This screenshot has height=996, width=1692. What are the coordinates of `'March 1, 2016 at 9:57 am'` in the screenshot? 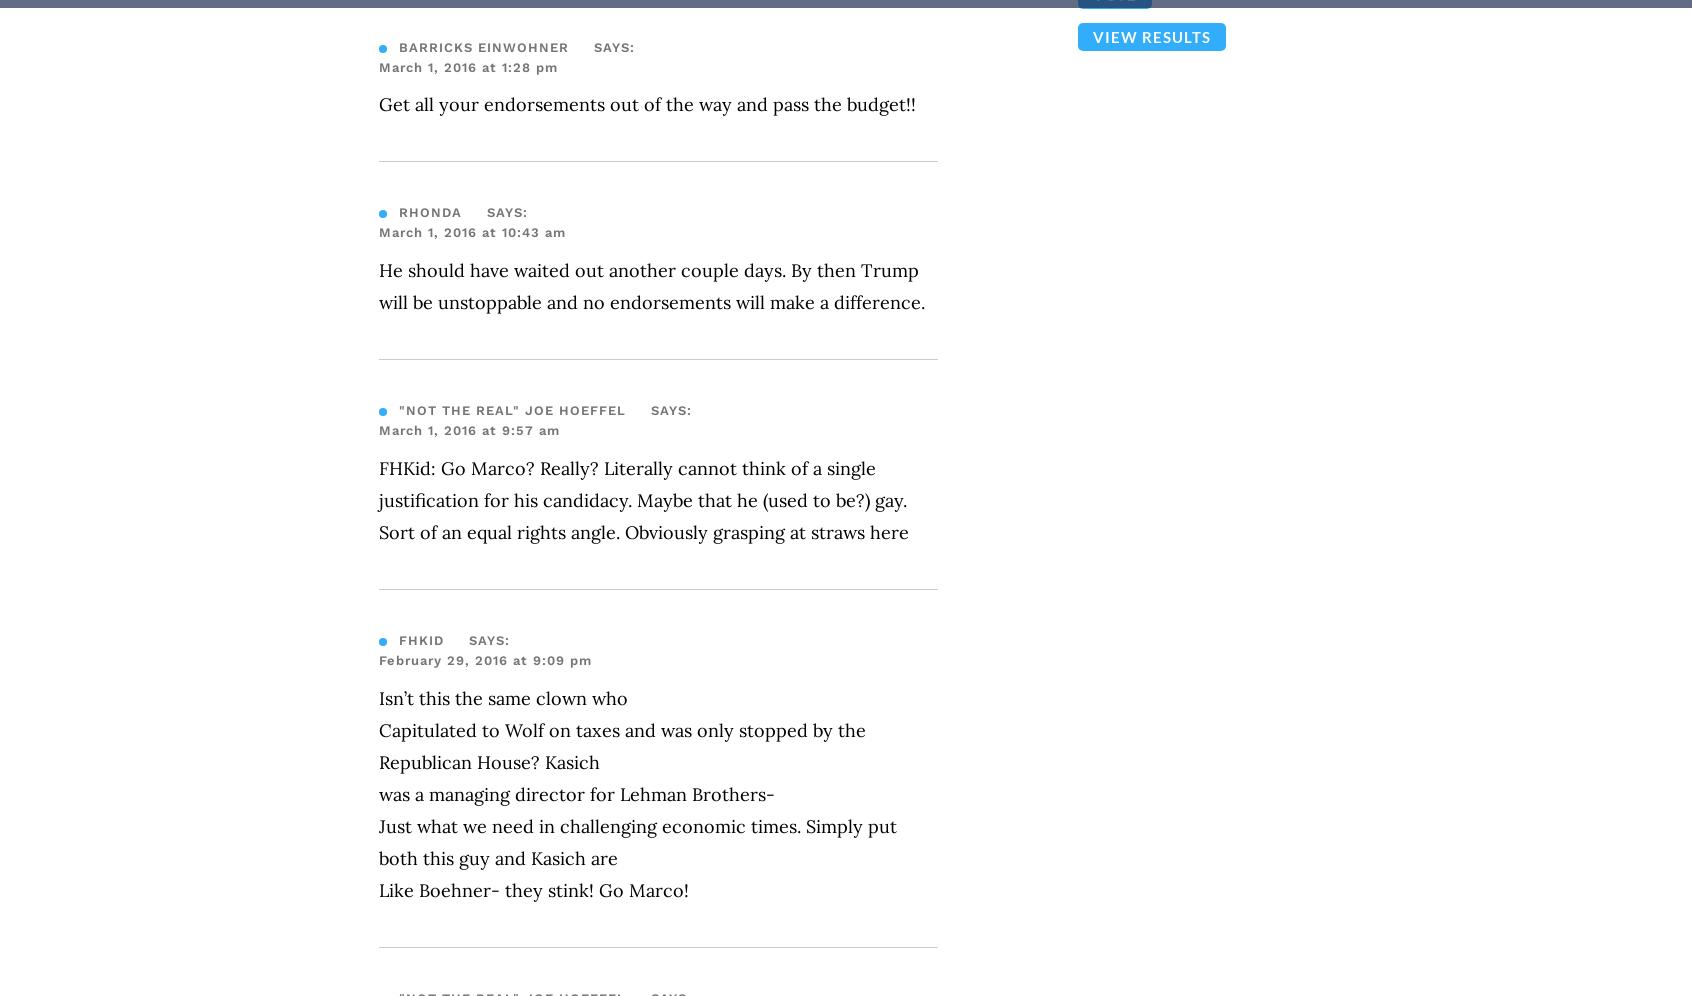 It's located at (379, 430).